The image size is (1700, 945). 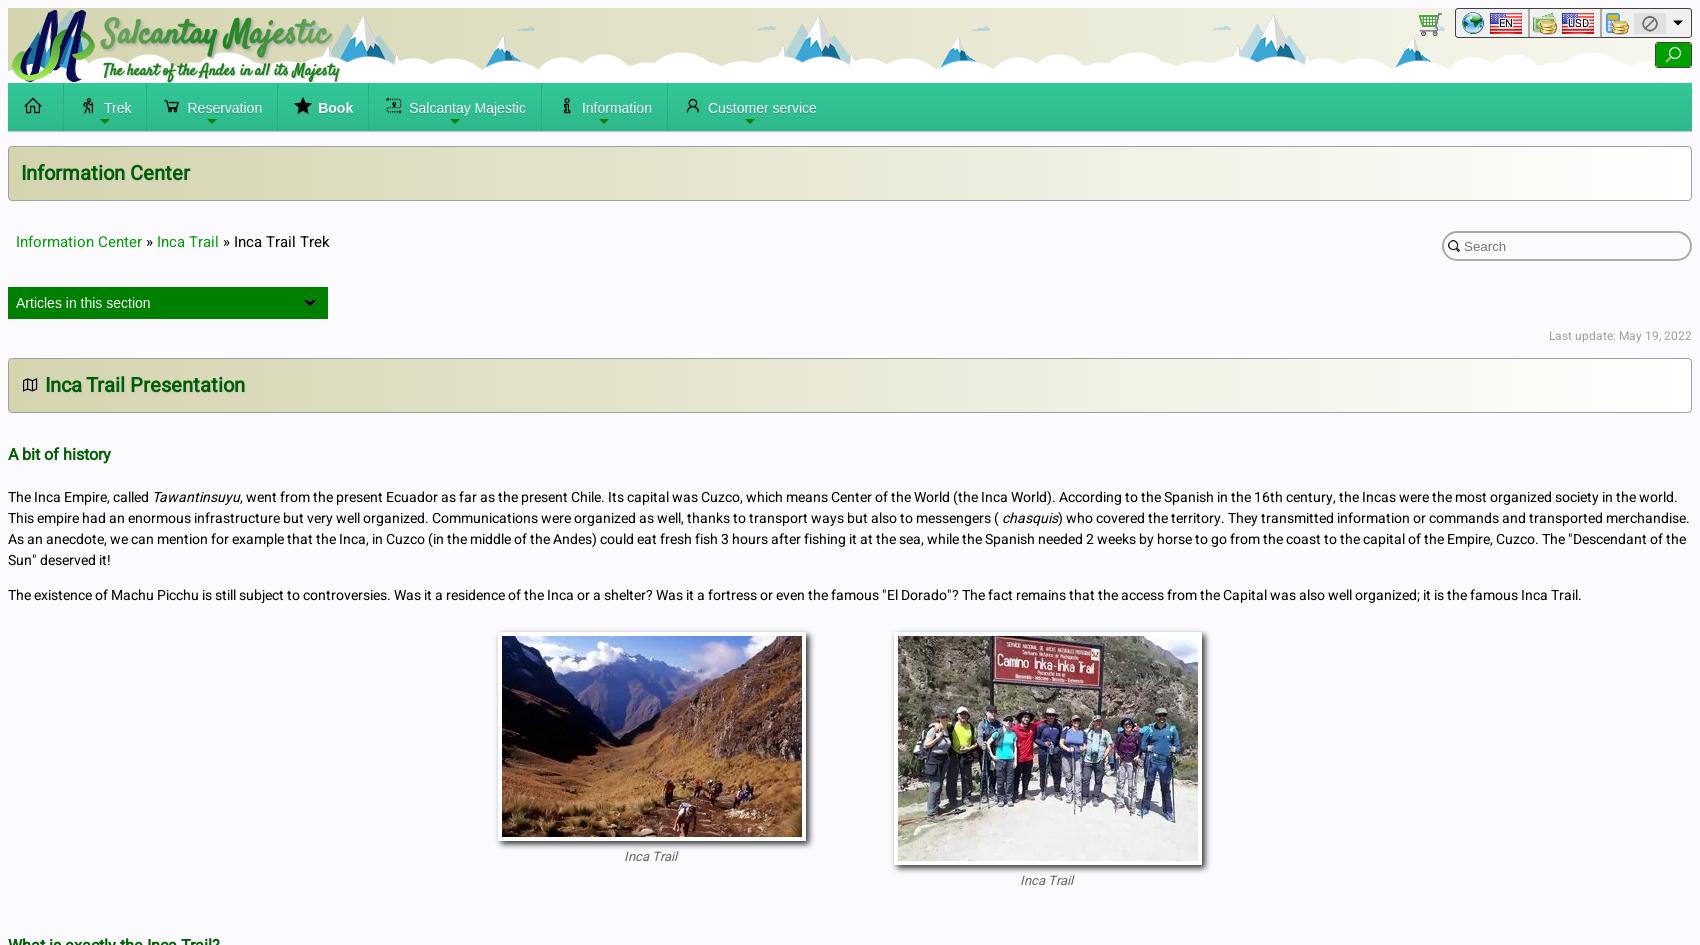 I want to click on 'The heart of the Andes in all its Majesty', so click(x=221, y=70).